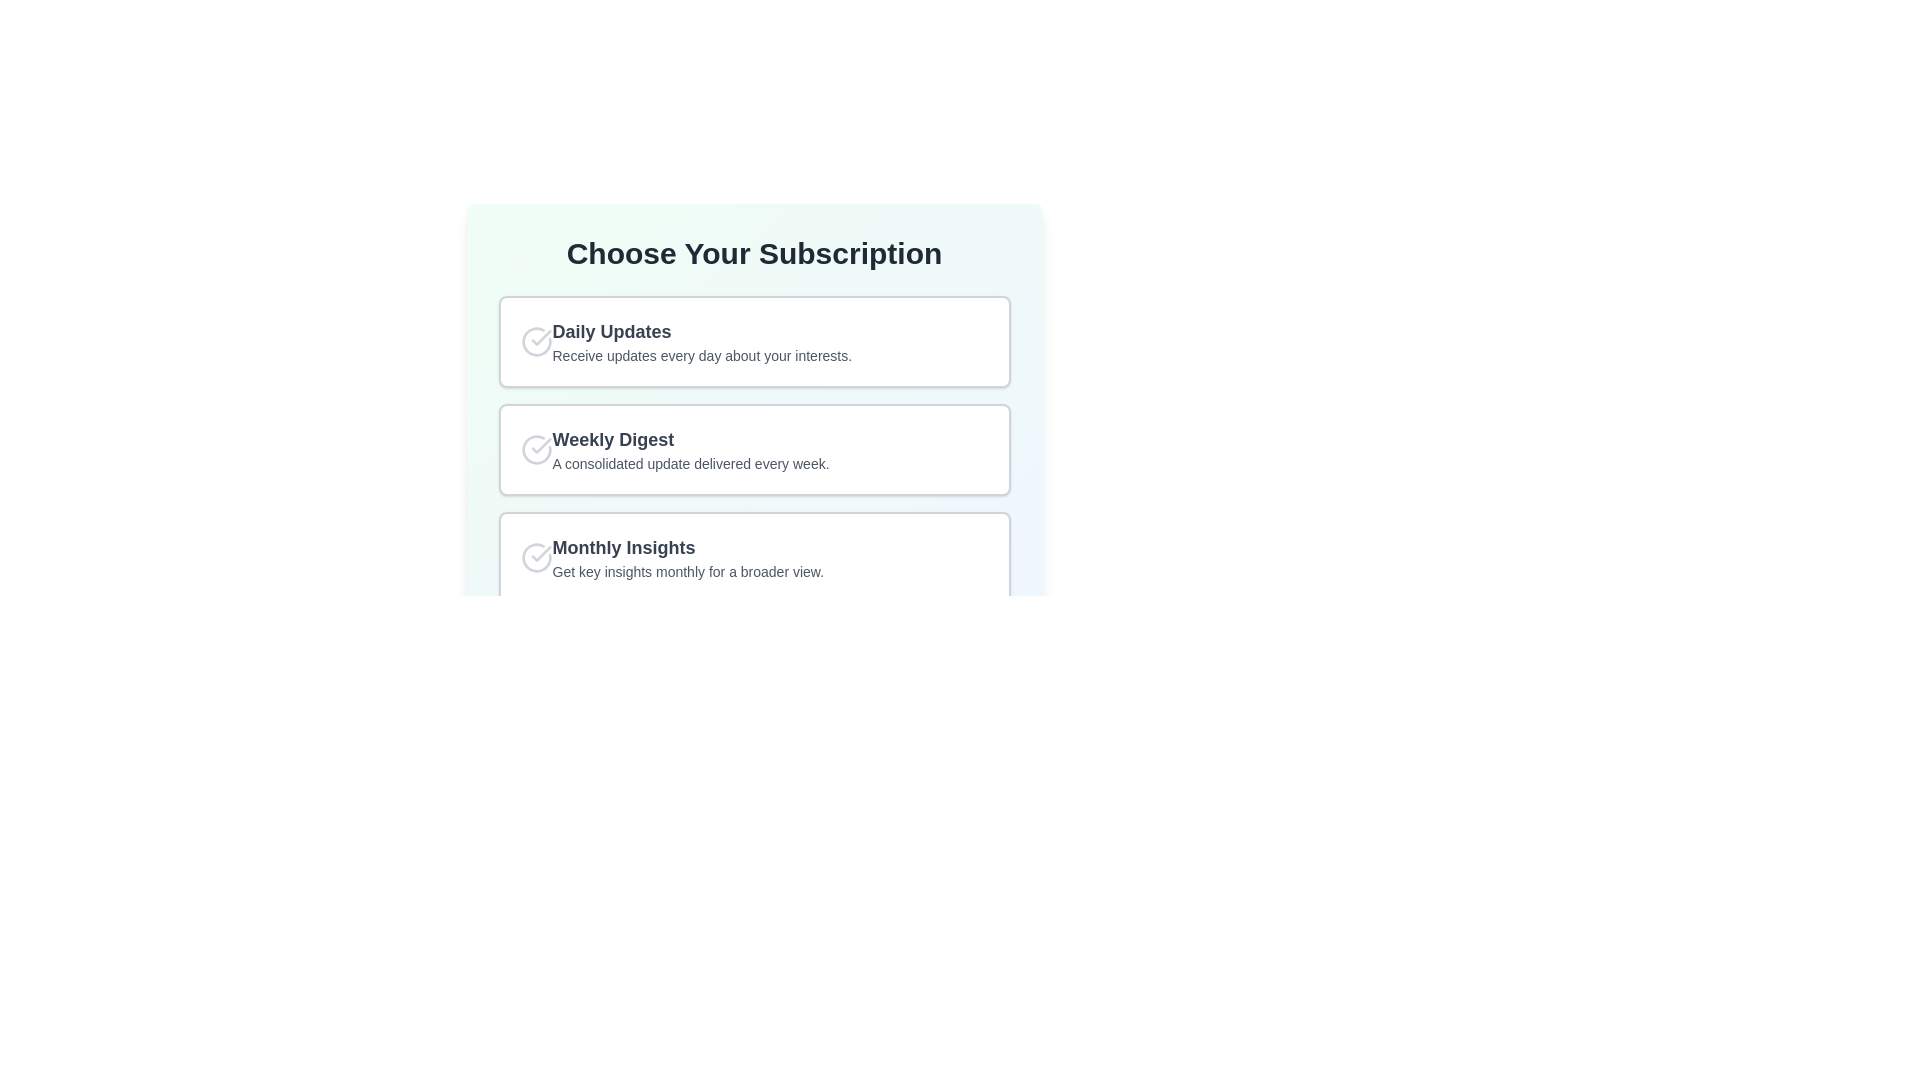 The width and height of the screenshot is (1920, 1080). What do you see at coordinates (753, 446) in the screenshot?
I see `the 'Weekly Digest' subscription card, which is the second option in the subscription plan list` at bounding box center [753, 446].